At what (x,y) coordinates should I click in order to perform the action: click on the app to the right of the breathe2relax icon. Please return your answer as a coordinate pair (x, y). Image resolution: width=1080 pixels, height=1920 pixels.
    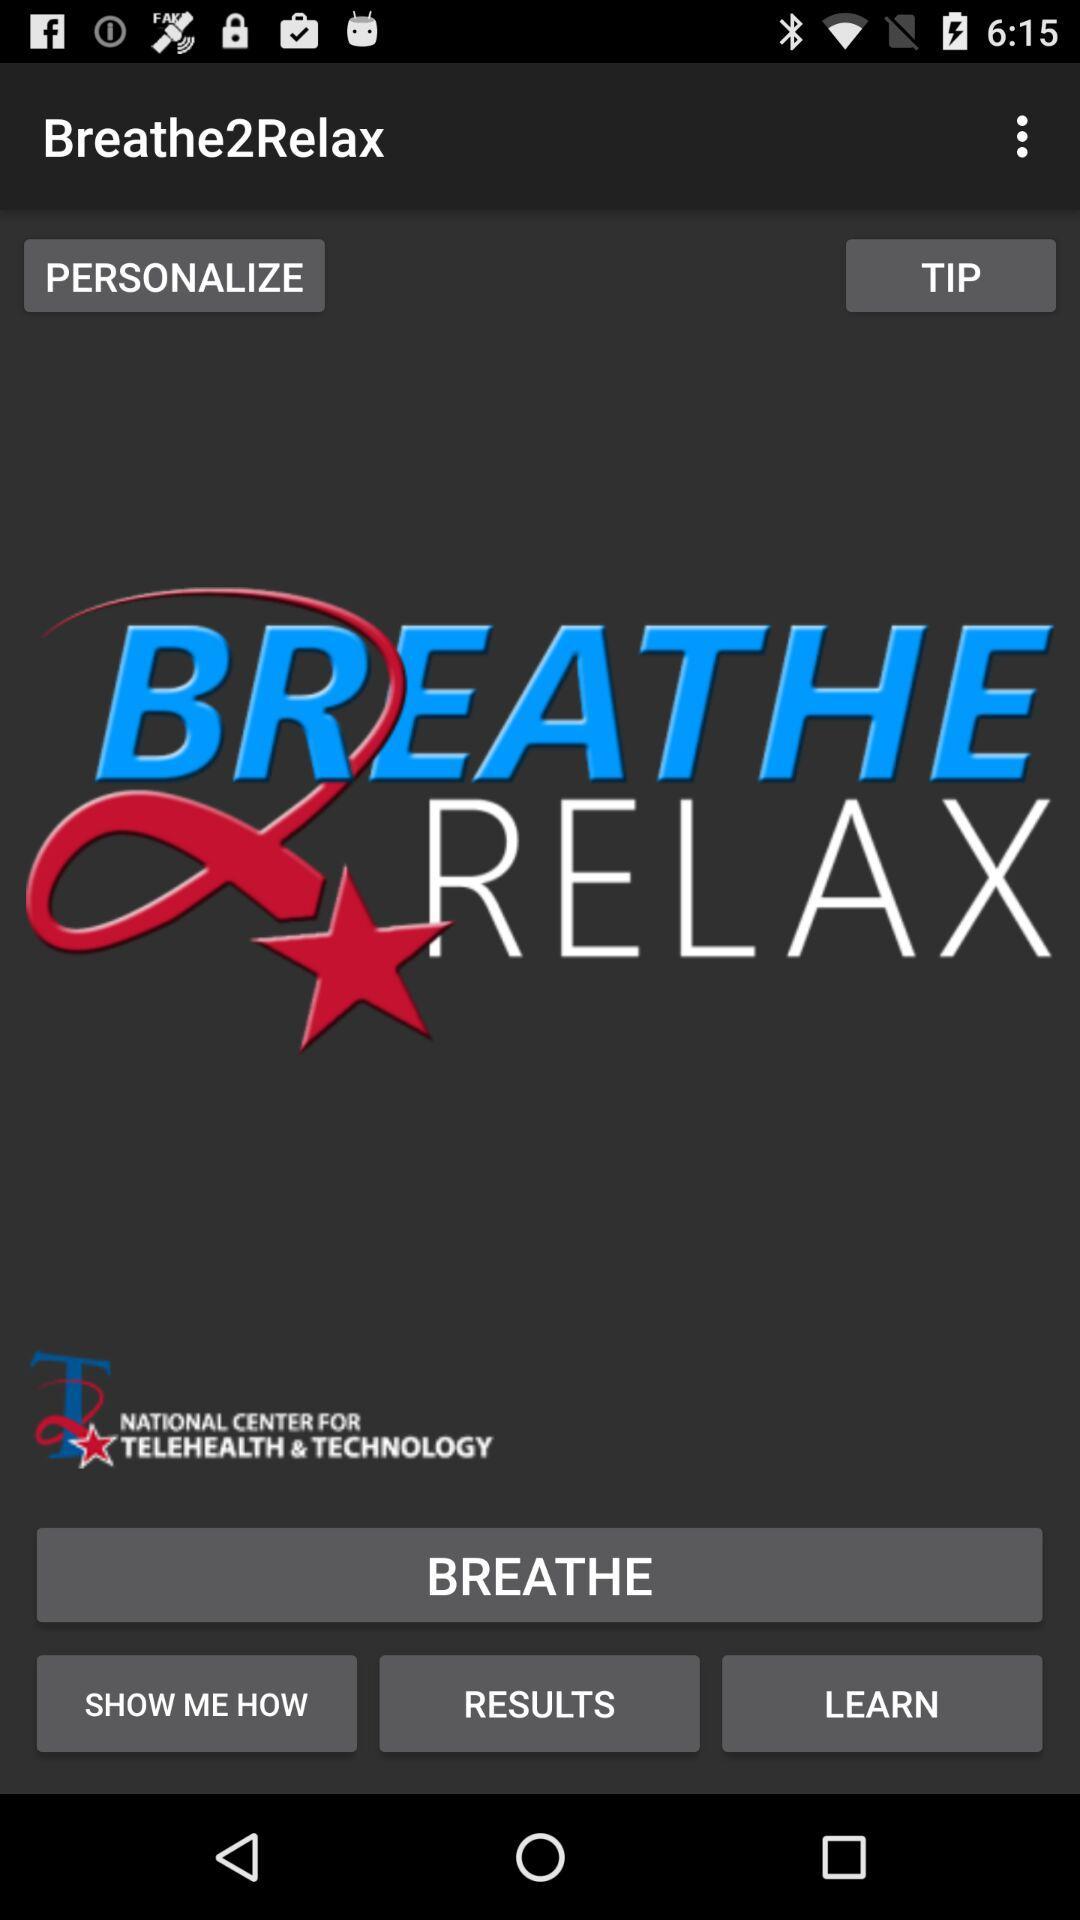
    Looking at the image, I should click on (1027, 135).